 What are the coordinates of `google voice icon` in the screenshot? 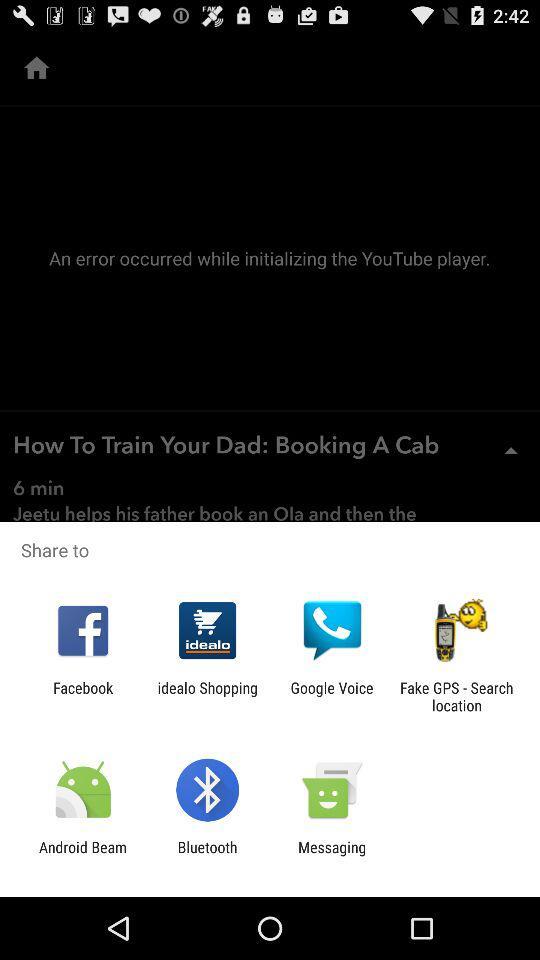 It's located at (332, 696).